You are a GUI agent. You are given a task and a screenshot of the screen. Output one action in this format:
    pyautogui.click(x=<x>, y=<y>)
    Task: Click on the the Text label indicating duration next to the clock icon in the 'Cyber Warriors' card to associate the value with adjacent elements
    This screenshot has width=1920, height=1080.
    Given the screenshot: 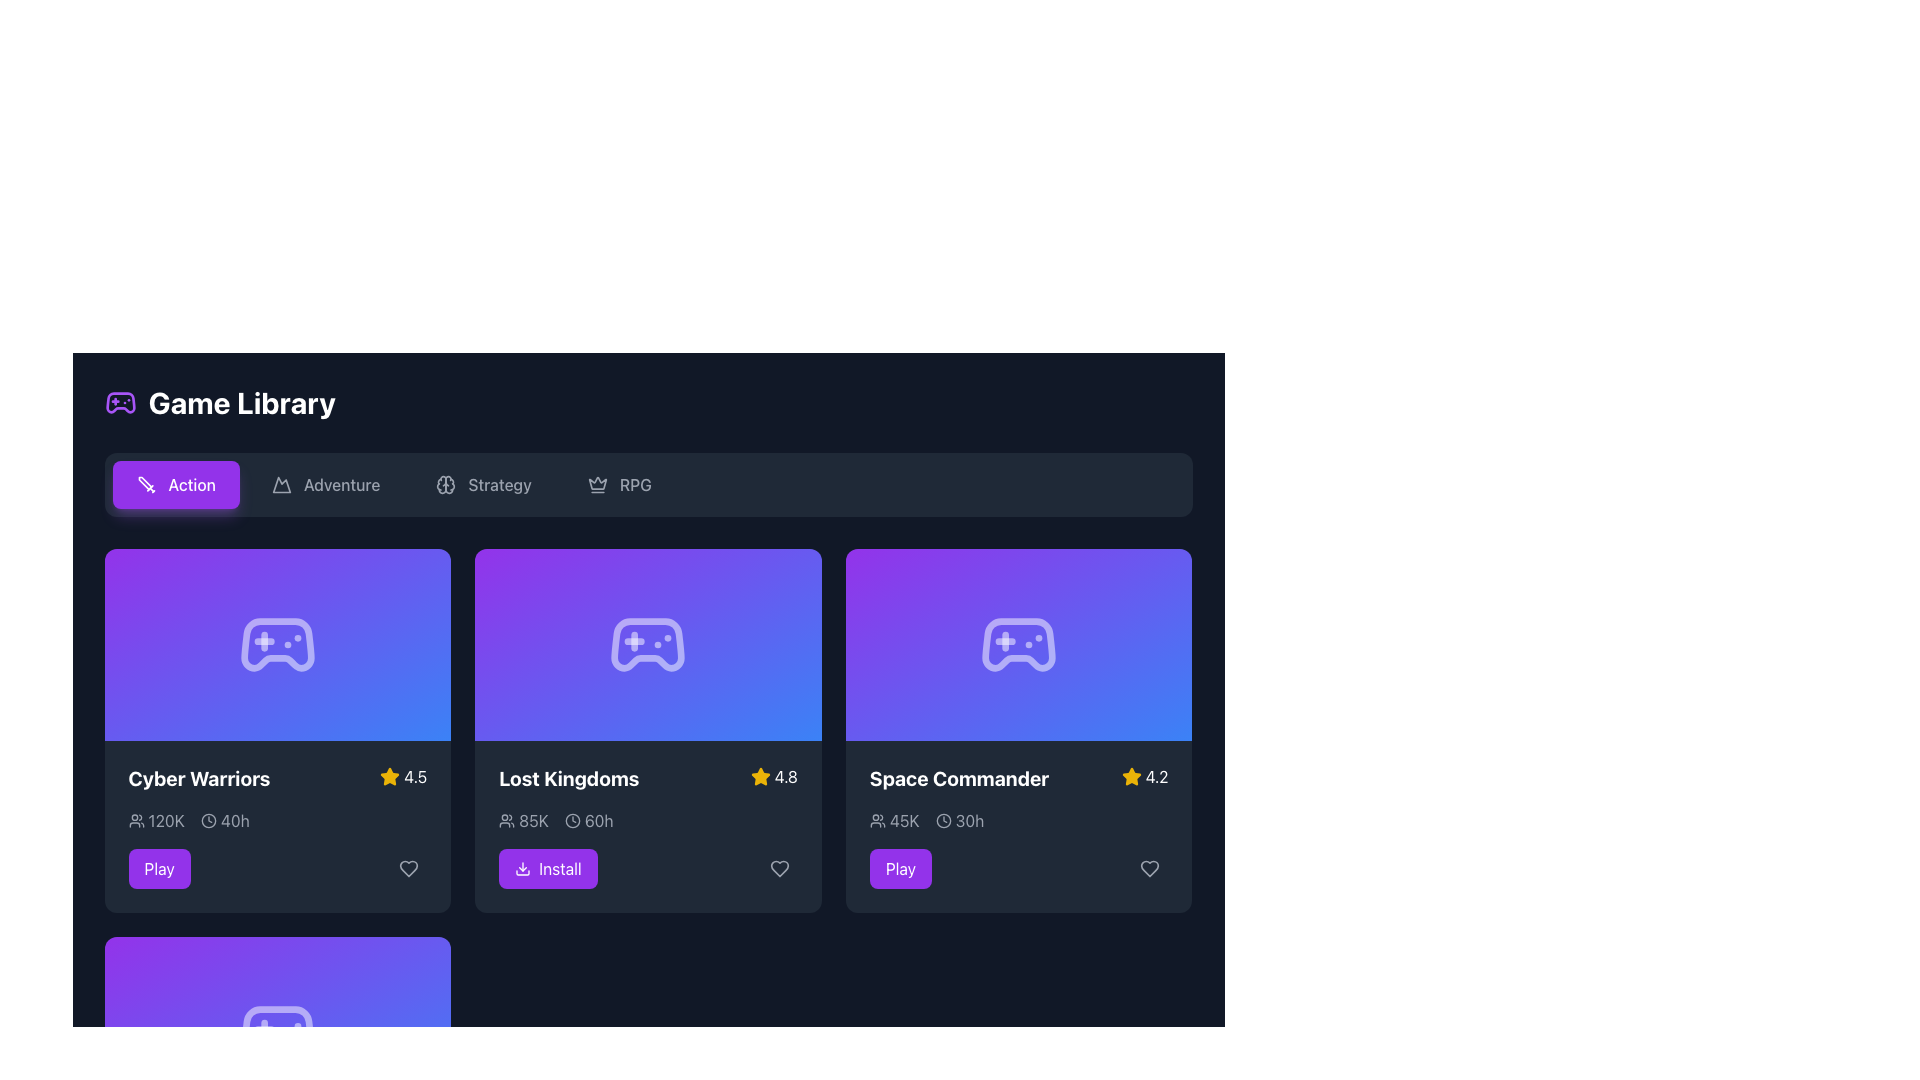 What is the action you would take?
    pyautogui.click(x=235, y=821)
    